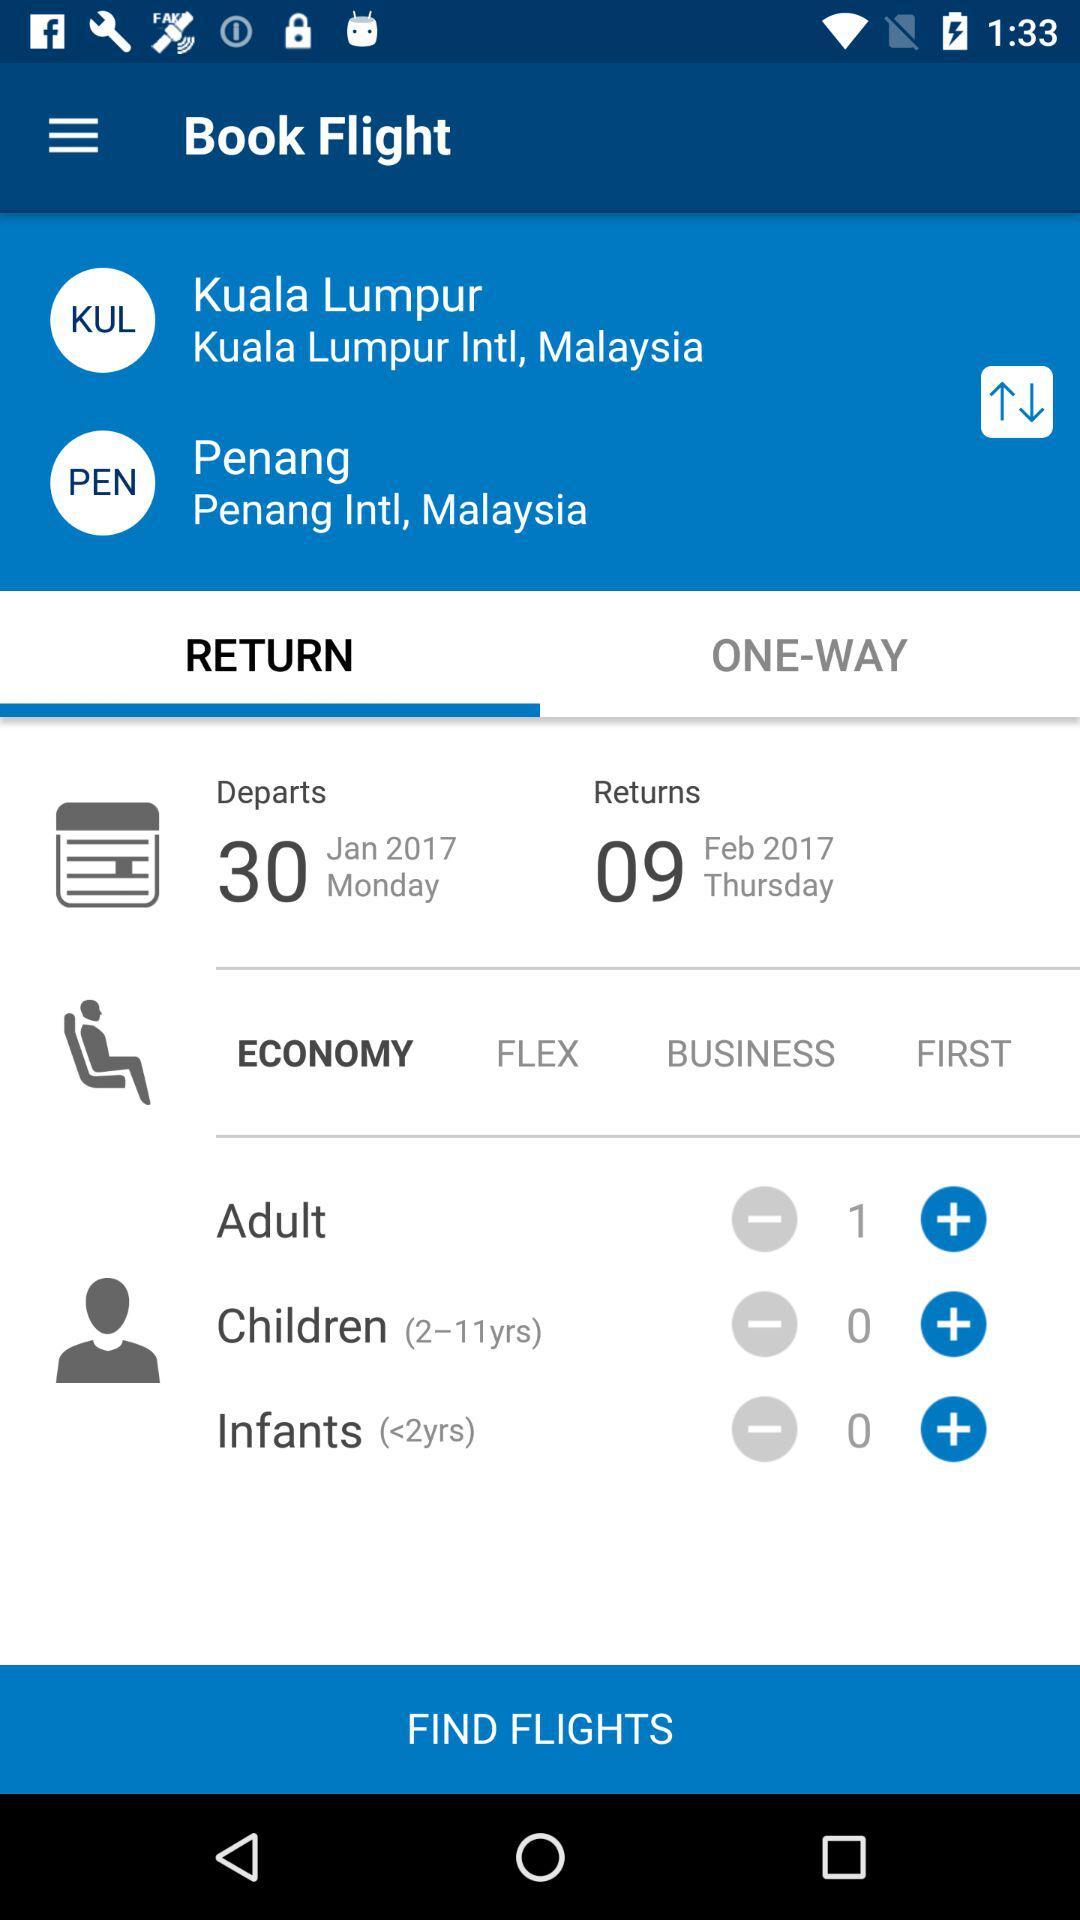 The image size is (1080, 1920). Describe the element at coordinates (952, 1218) in the screenshot. I see `the add icon` at that location.